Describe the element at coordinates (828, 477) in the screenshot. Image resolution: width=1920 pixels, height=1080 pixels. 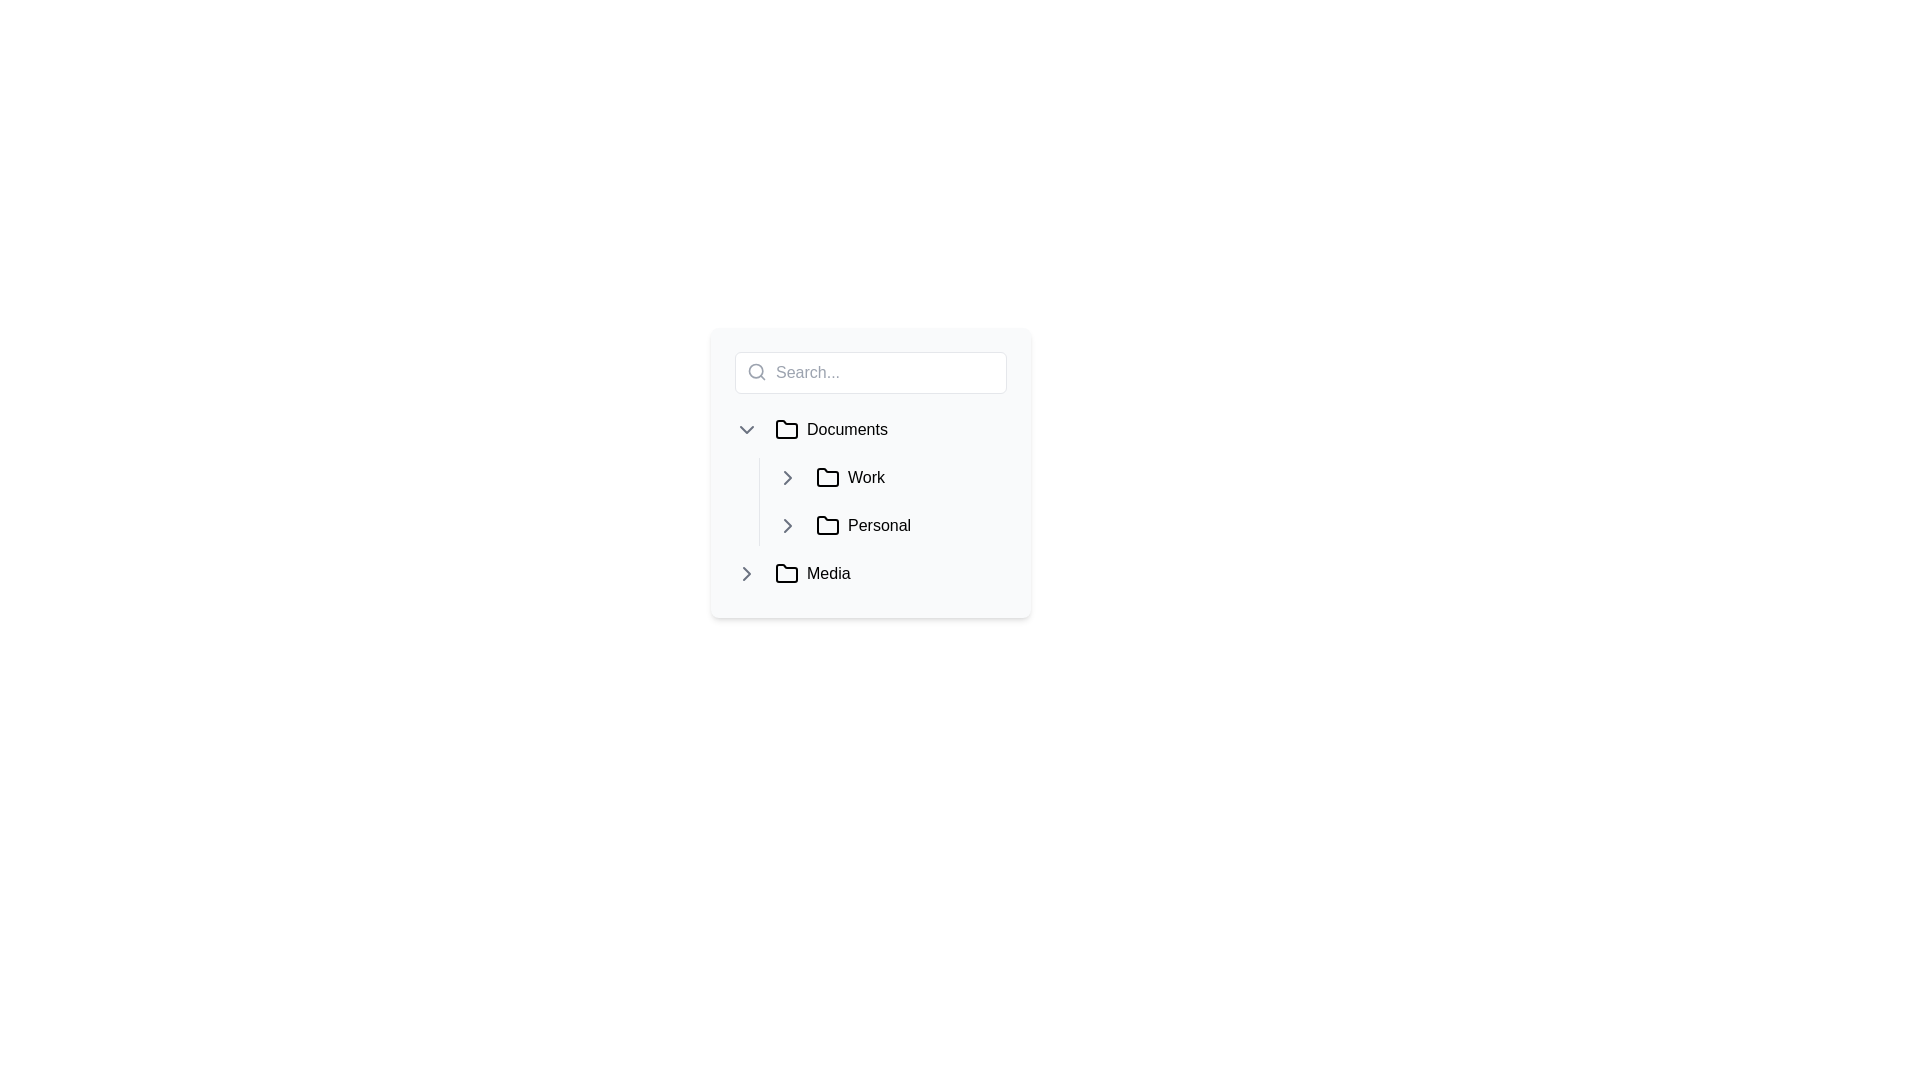
I see `the folder icon representing the 'Work' subfolder located in the 'Documents' section of the file navigation panel` at that location.